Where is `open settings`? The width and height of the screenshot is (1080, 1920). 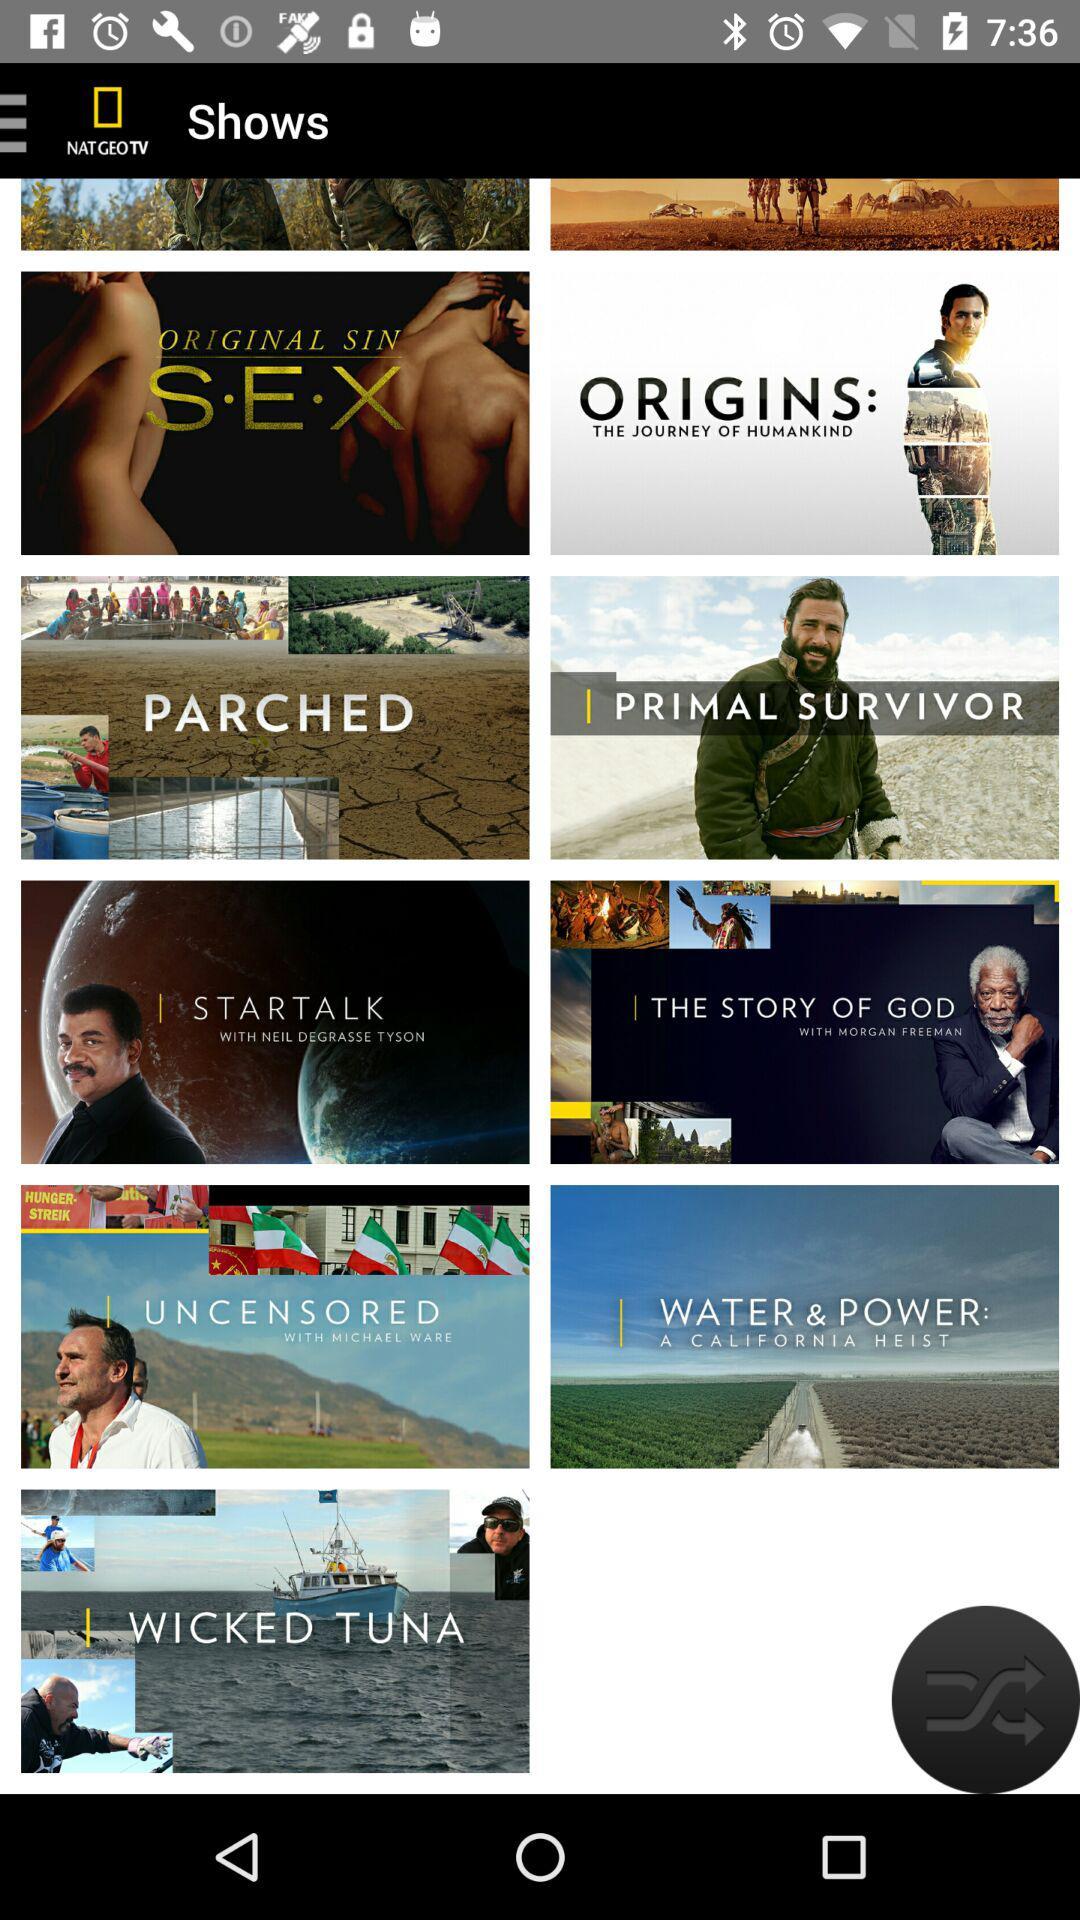
open settings is located at coordinates (20, 119).